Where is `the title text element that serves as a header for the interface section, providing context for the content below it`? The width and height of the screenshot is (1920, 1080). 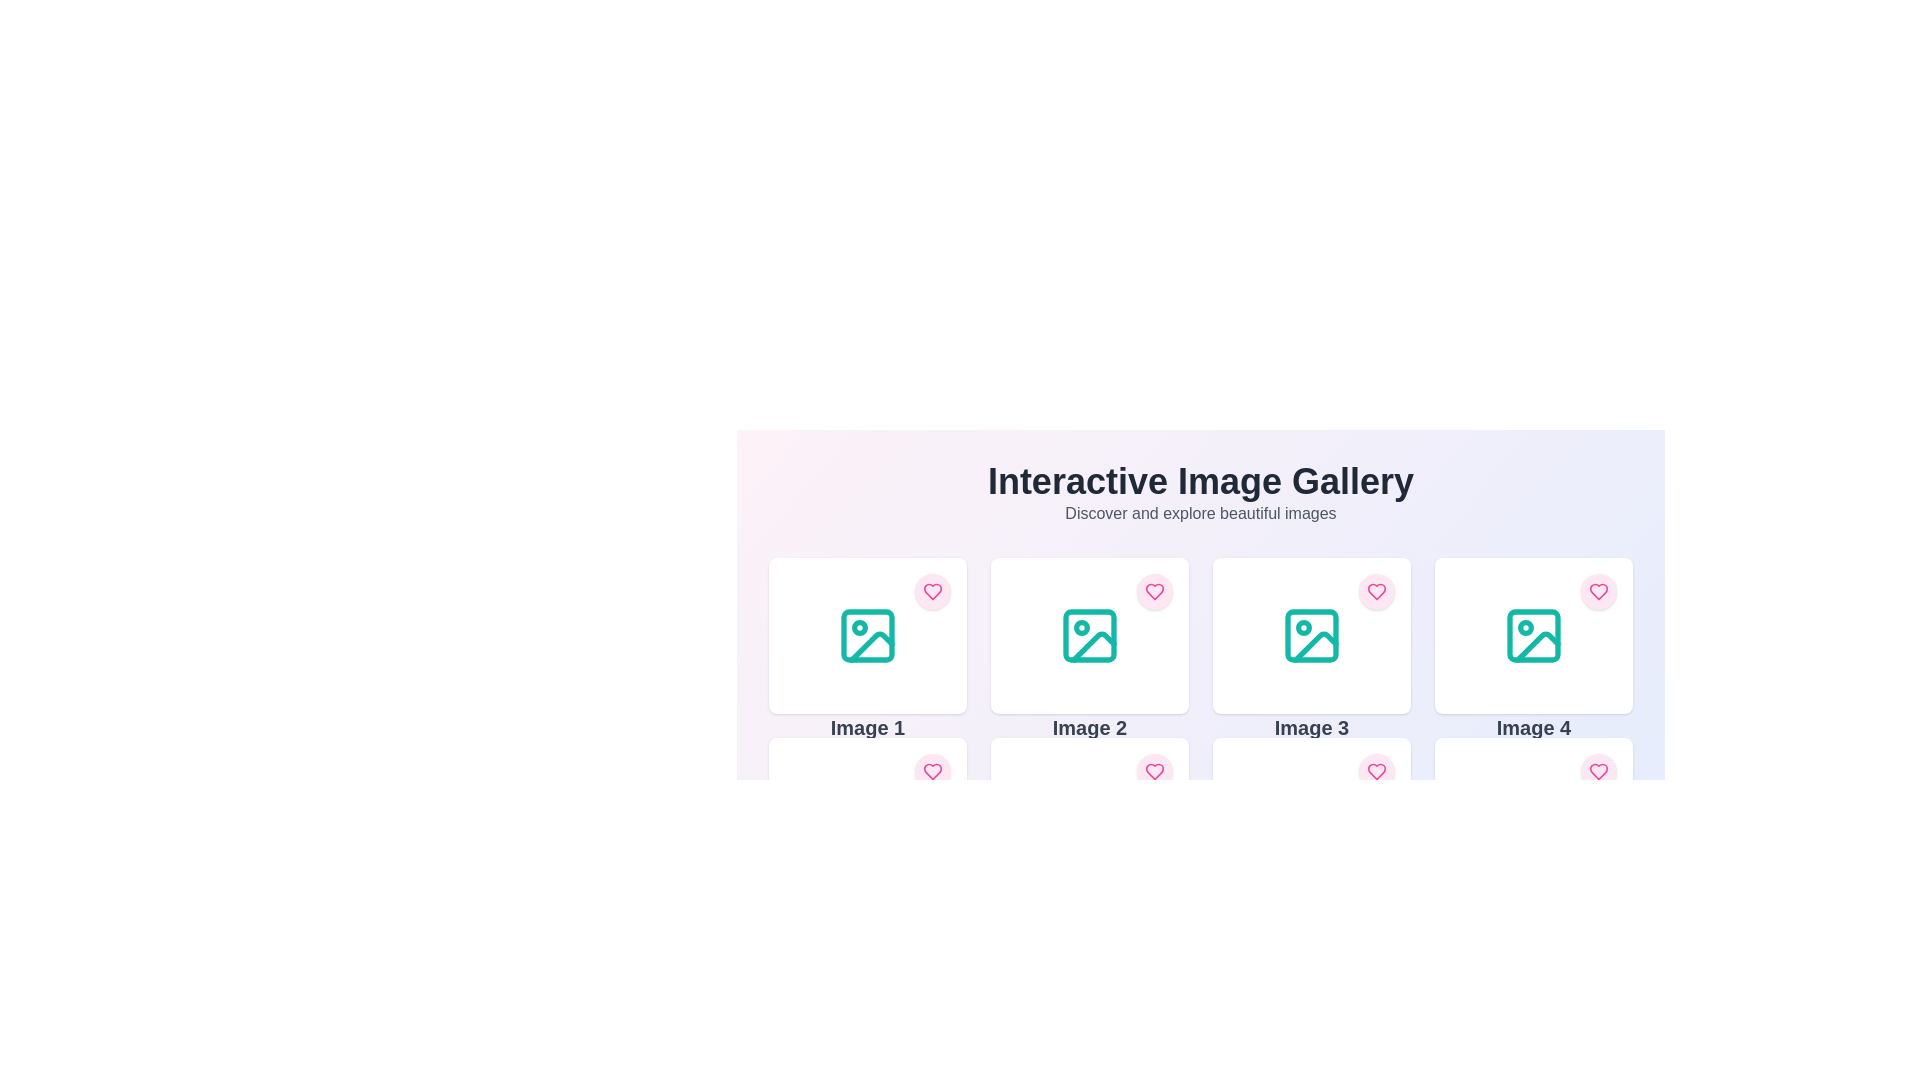 the title text element that serves as a header for the interface section, providing context for the content below it is located at coordinates (1200, 482).